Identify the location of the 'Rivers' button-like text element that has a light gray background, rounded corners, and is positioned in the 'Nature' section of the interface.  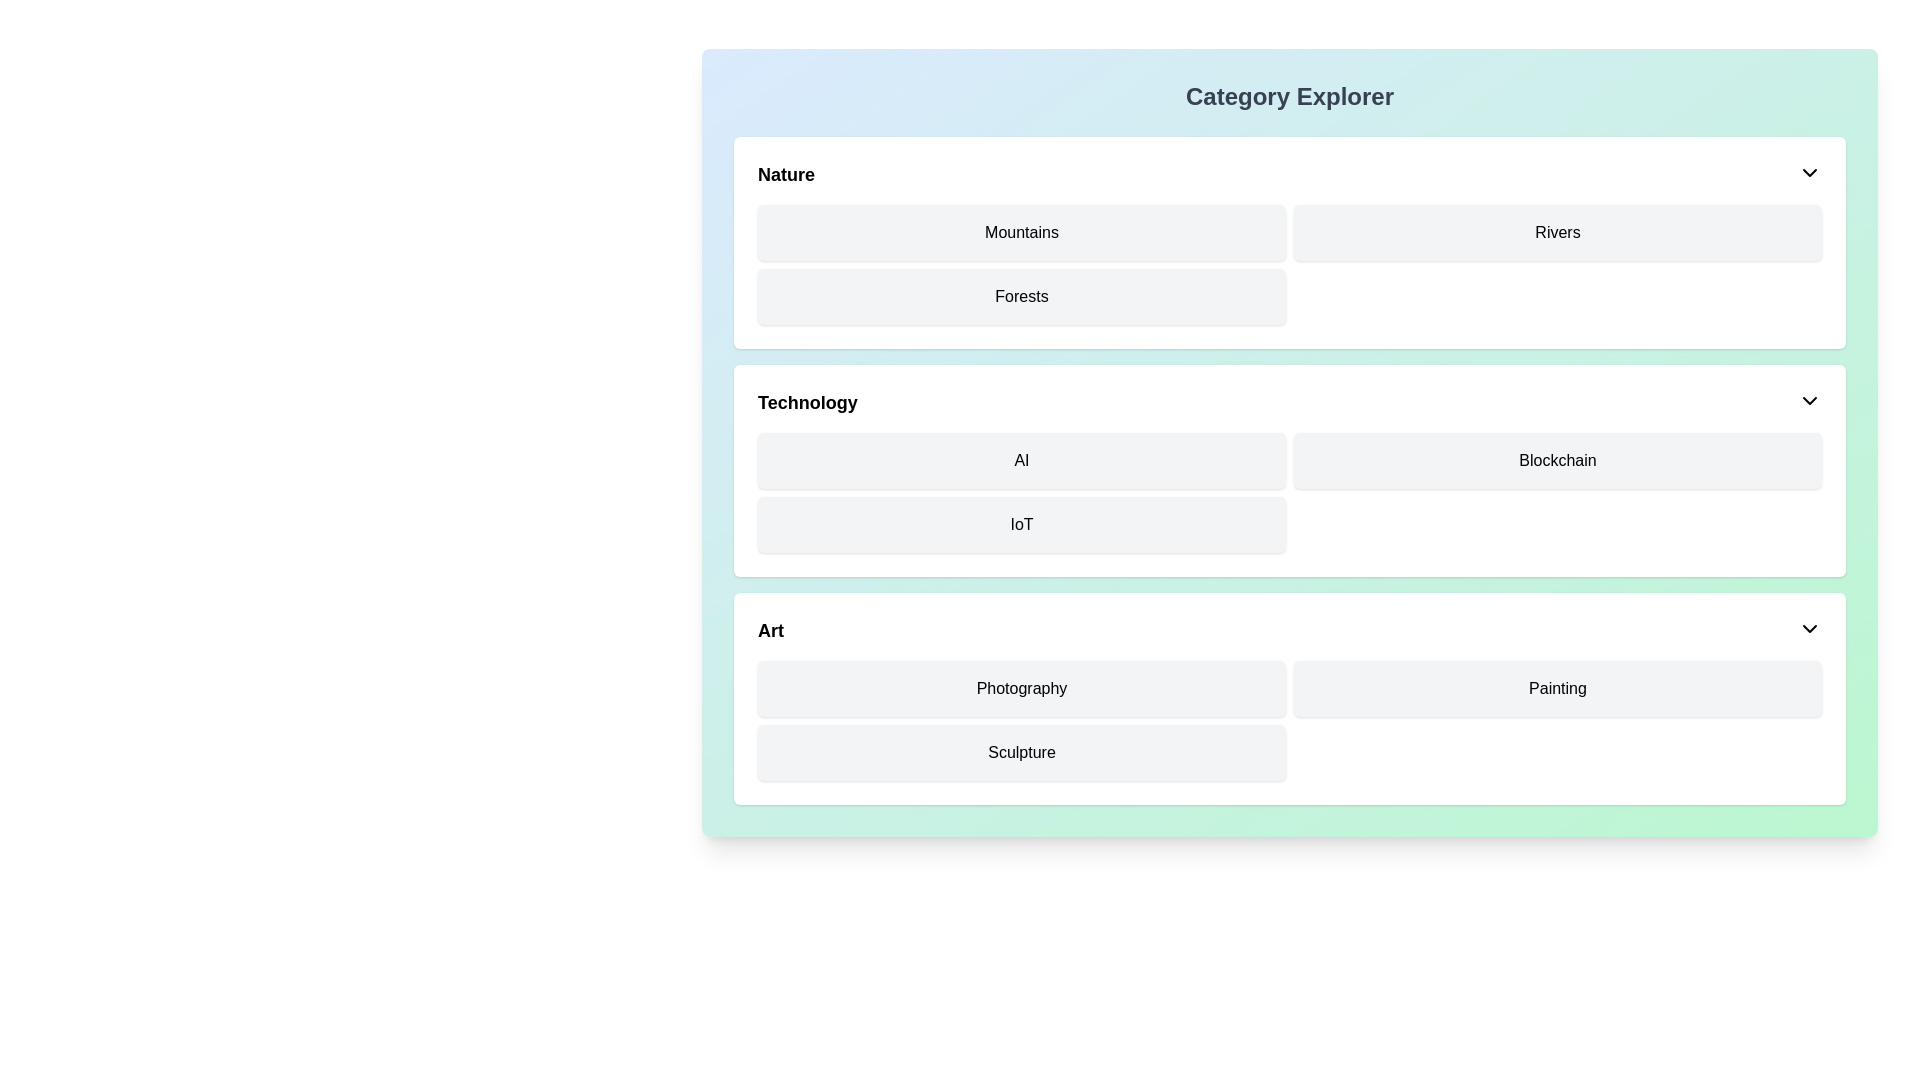
(1557, 231).